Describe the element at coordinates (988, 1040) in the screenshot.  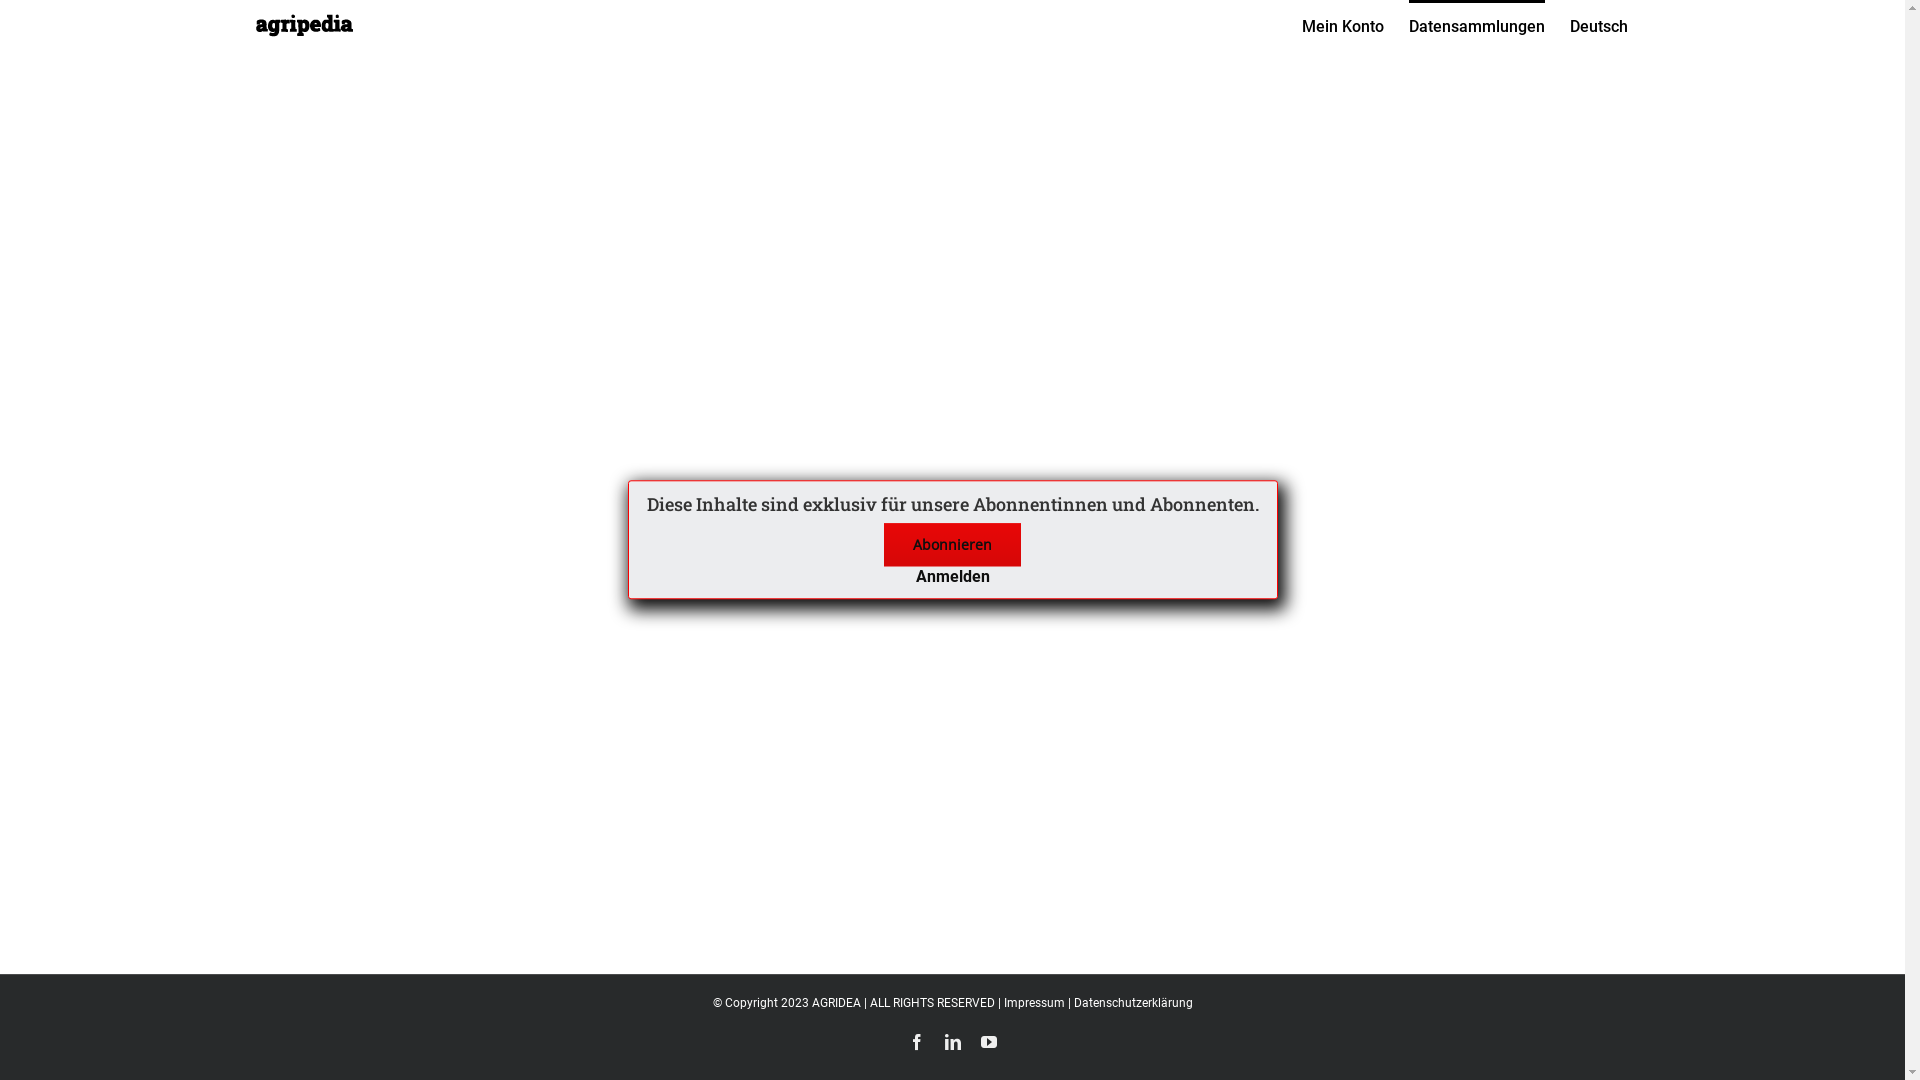
I see `'YouTube'` at that location.